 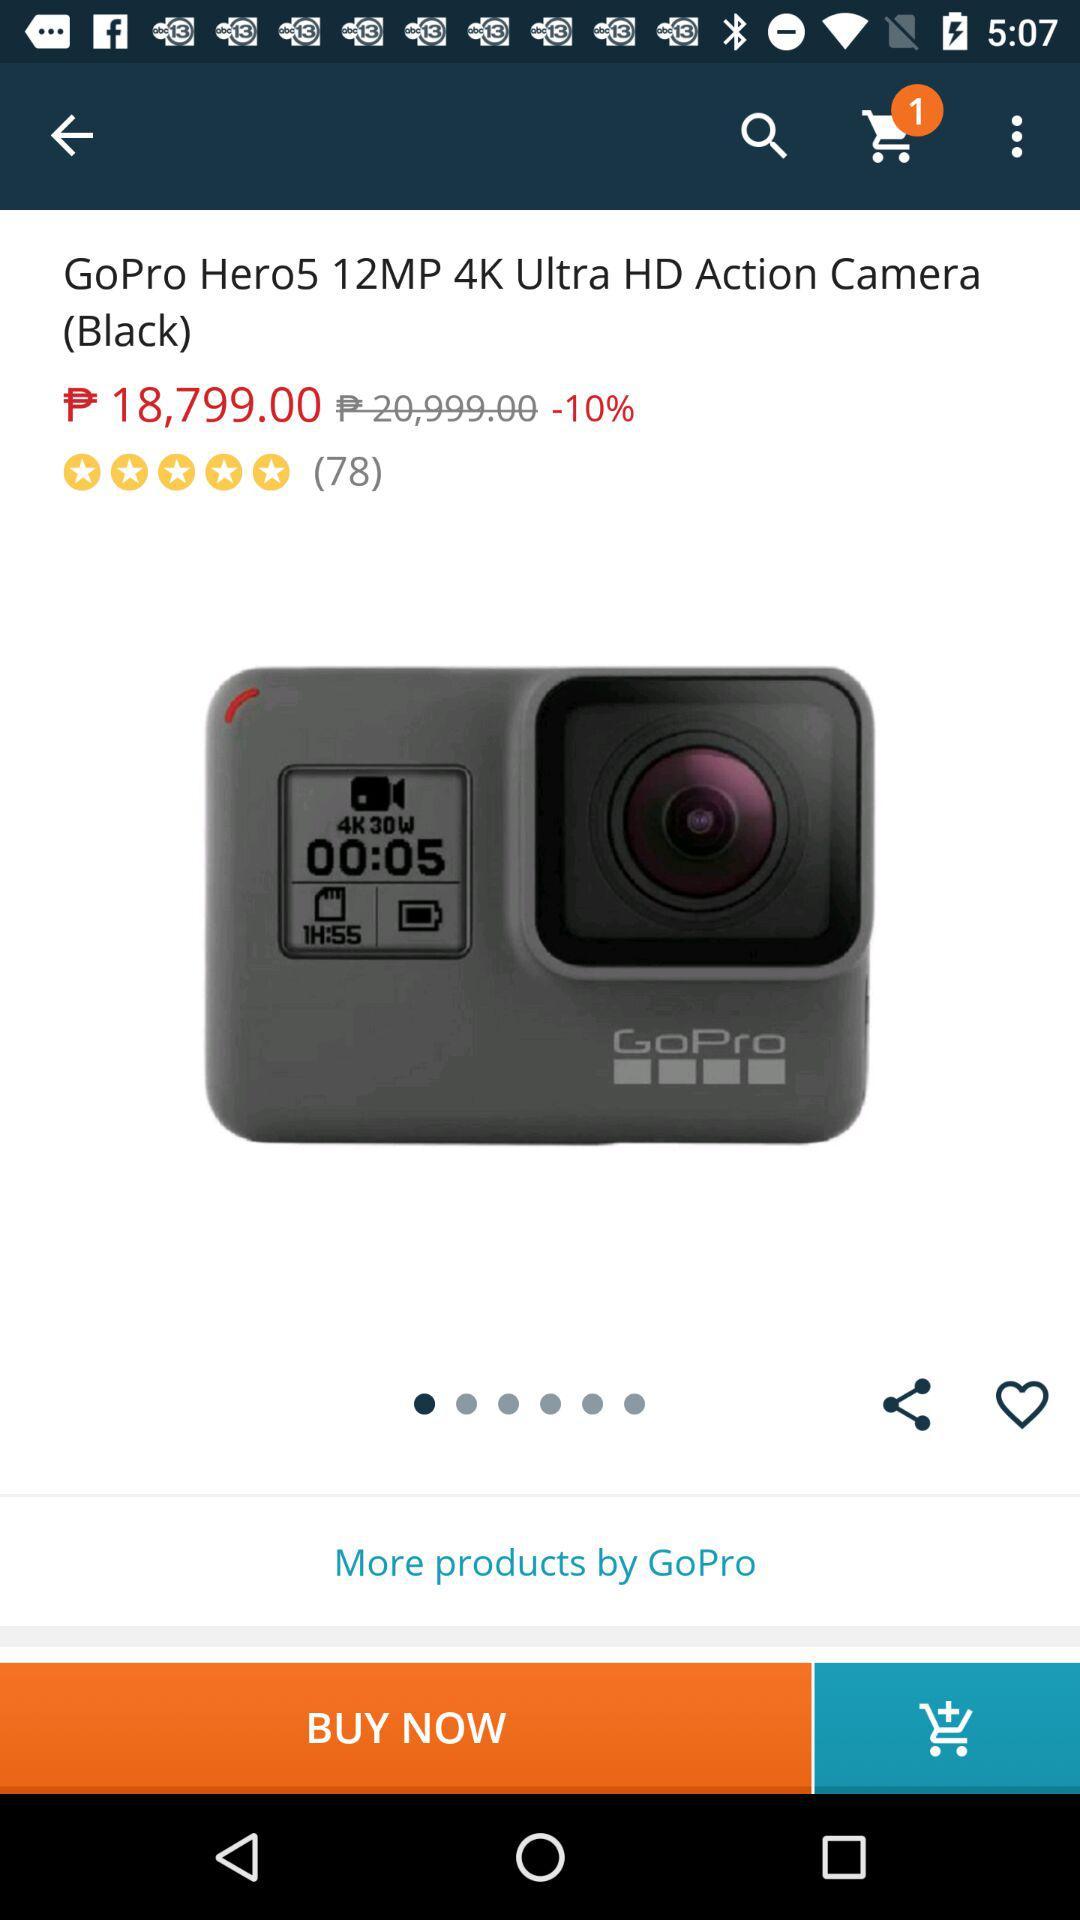 I want to click on share, so click(x=906, y=1403).